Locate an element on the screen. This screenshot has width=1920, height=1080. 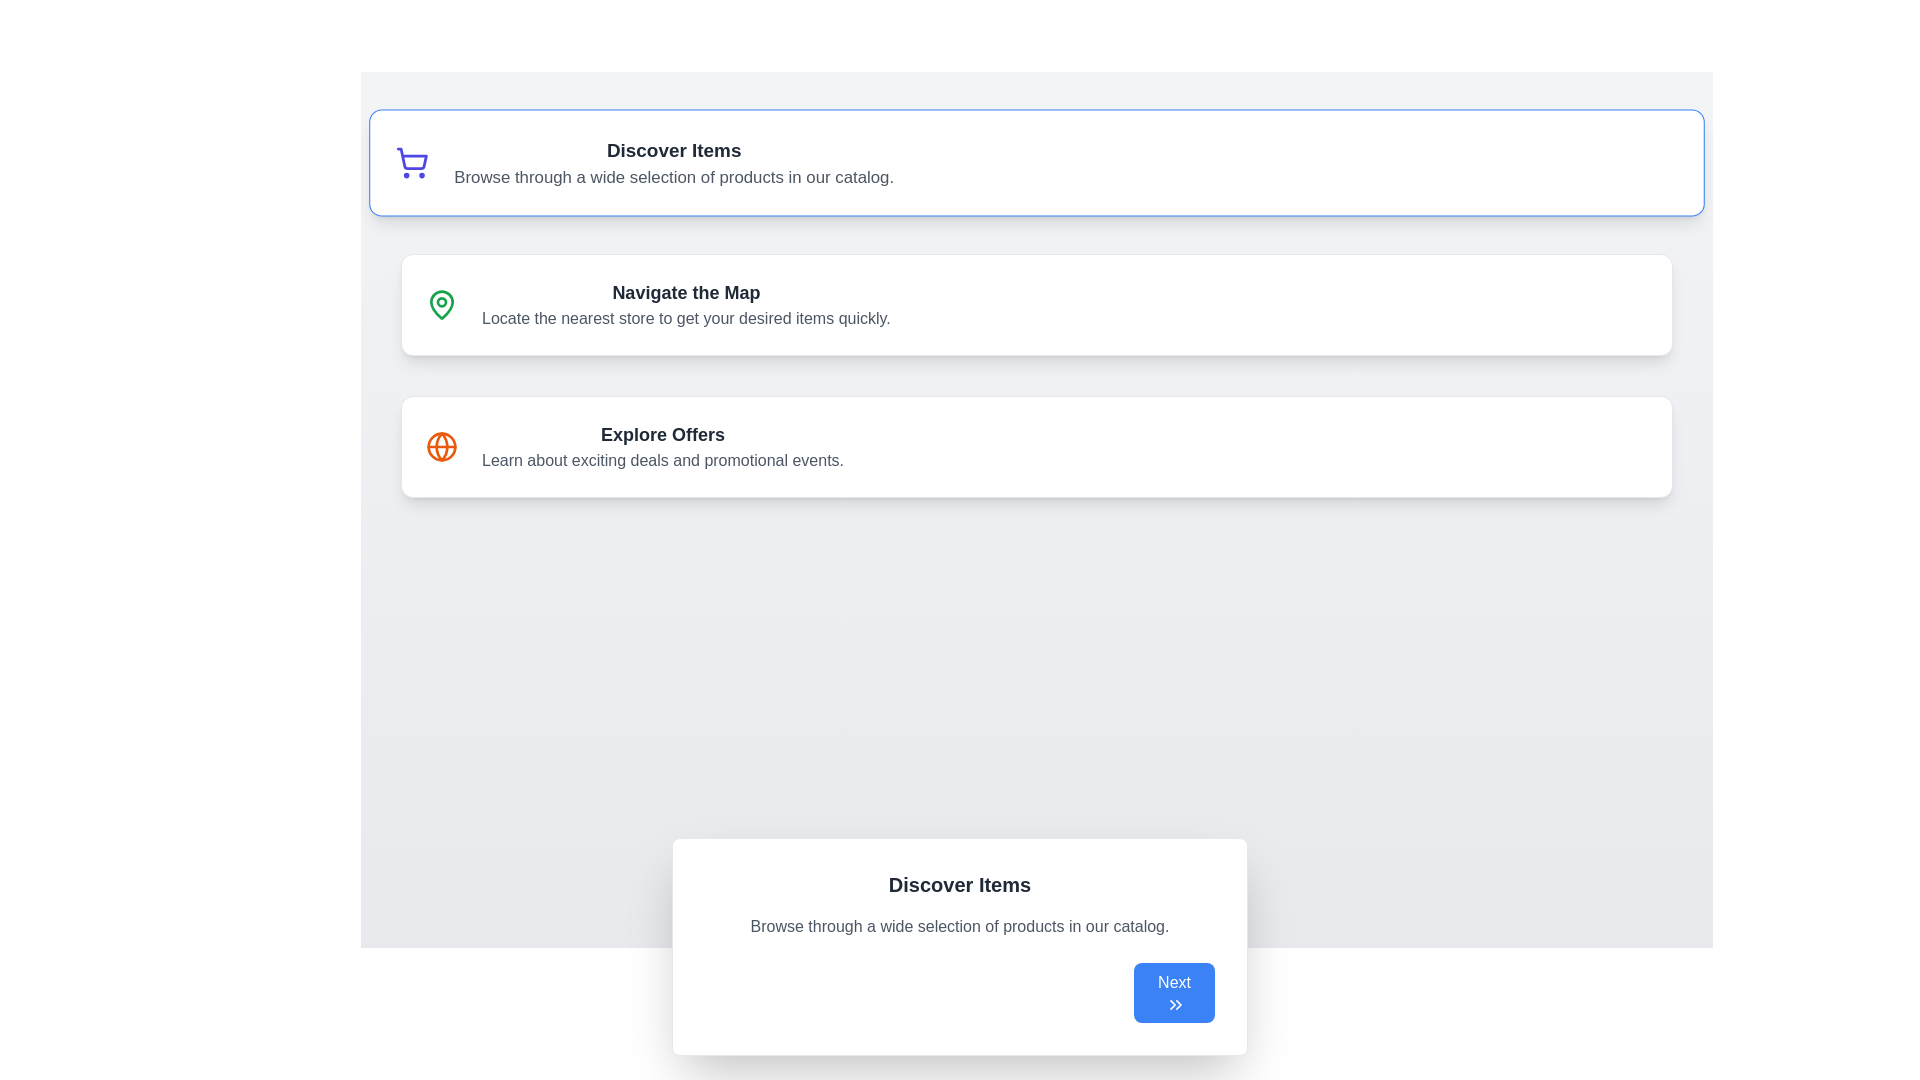
the text providing additional information about locating the nearest store, which is positioned beneath the 'Navigate the Map' header is located at coordinates (686, 318).